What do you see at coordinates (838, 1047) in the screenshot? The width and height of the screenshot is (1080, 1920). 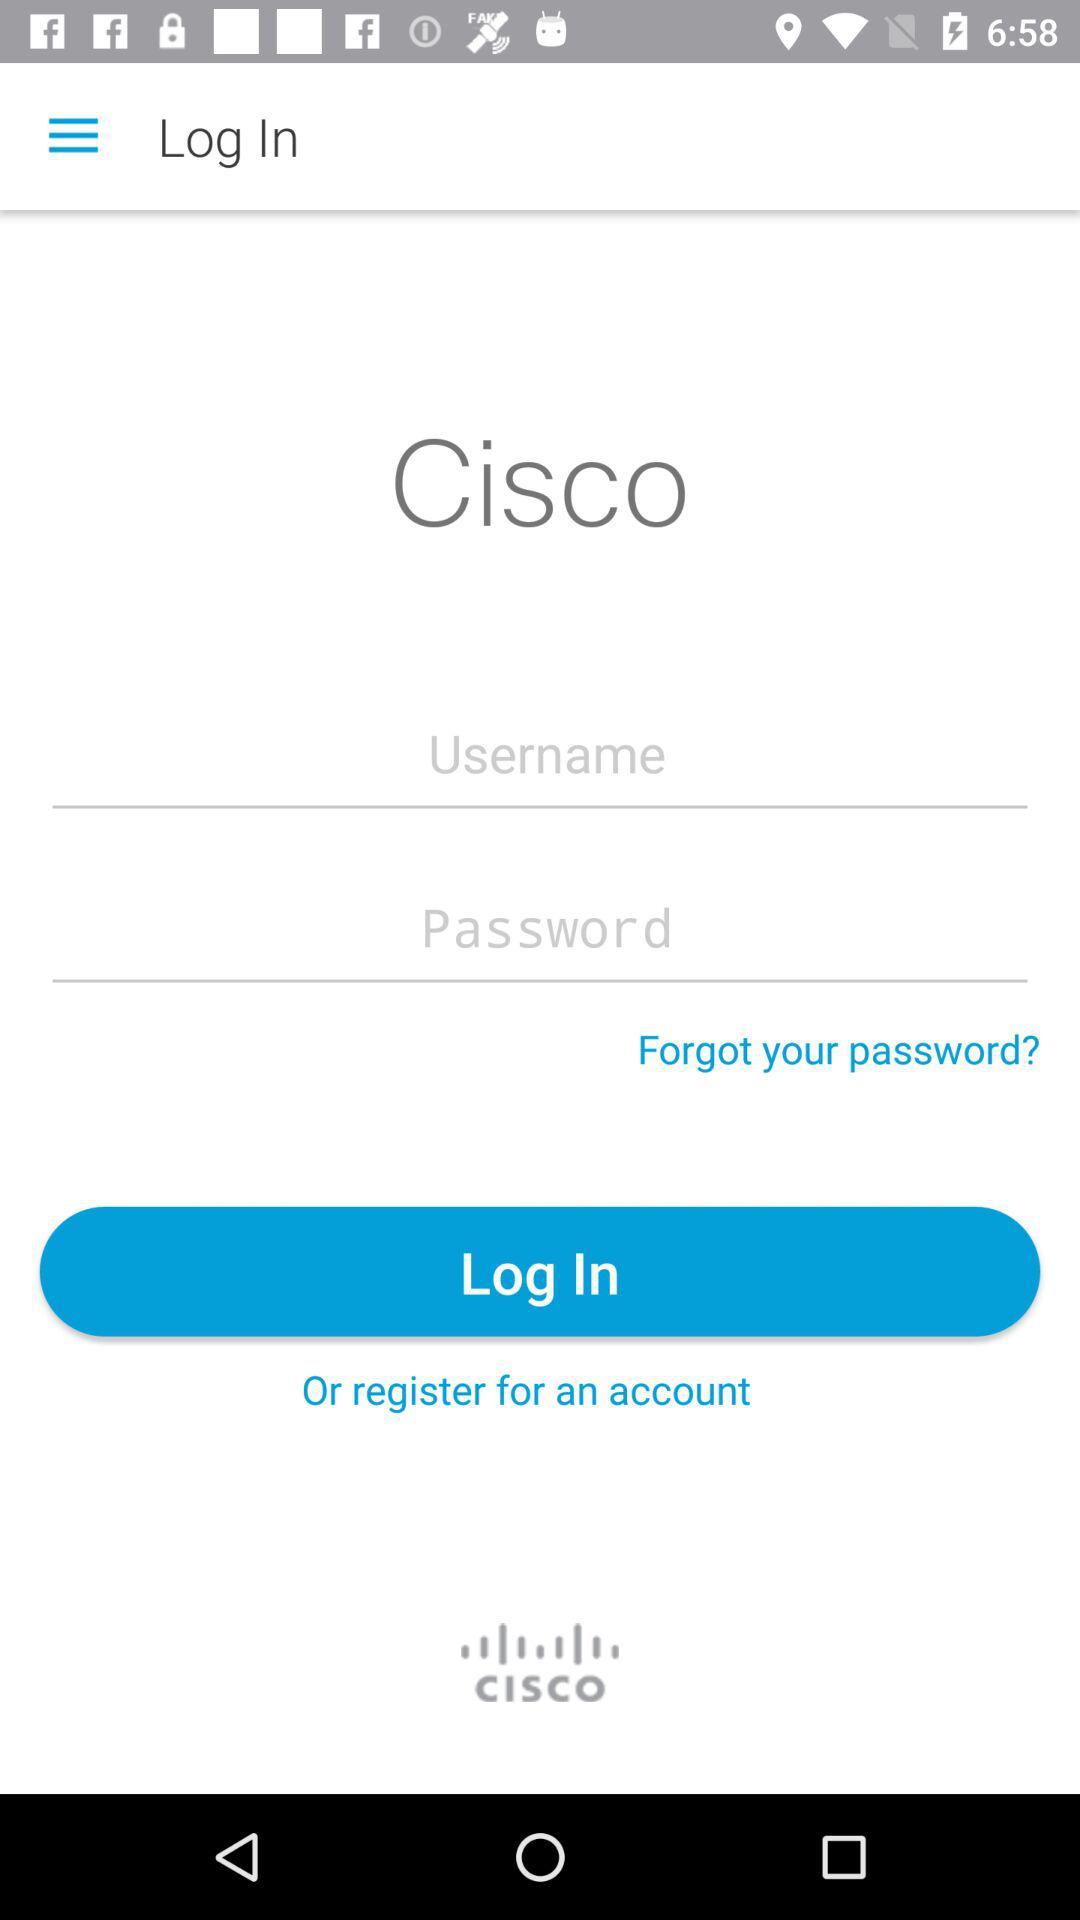 I see `forgot your password? item` at bounding box center [838, 1047].